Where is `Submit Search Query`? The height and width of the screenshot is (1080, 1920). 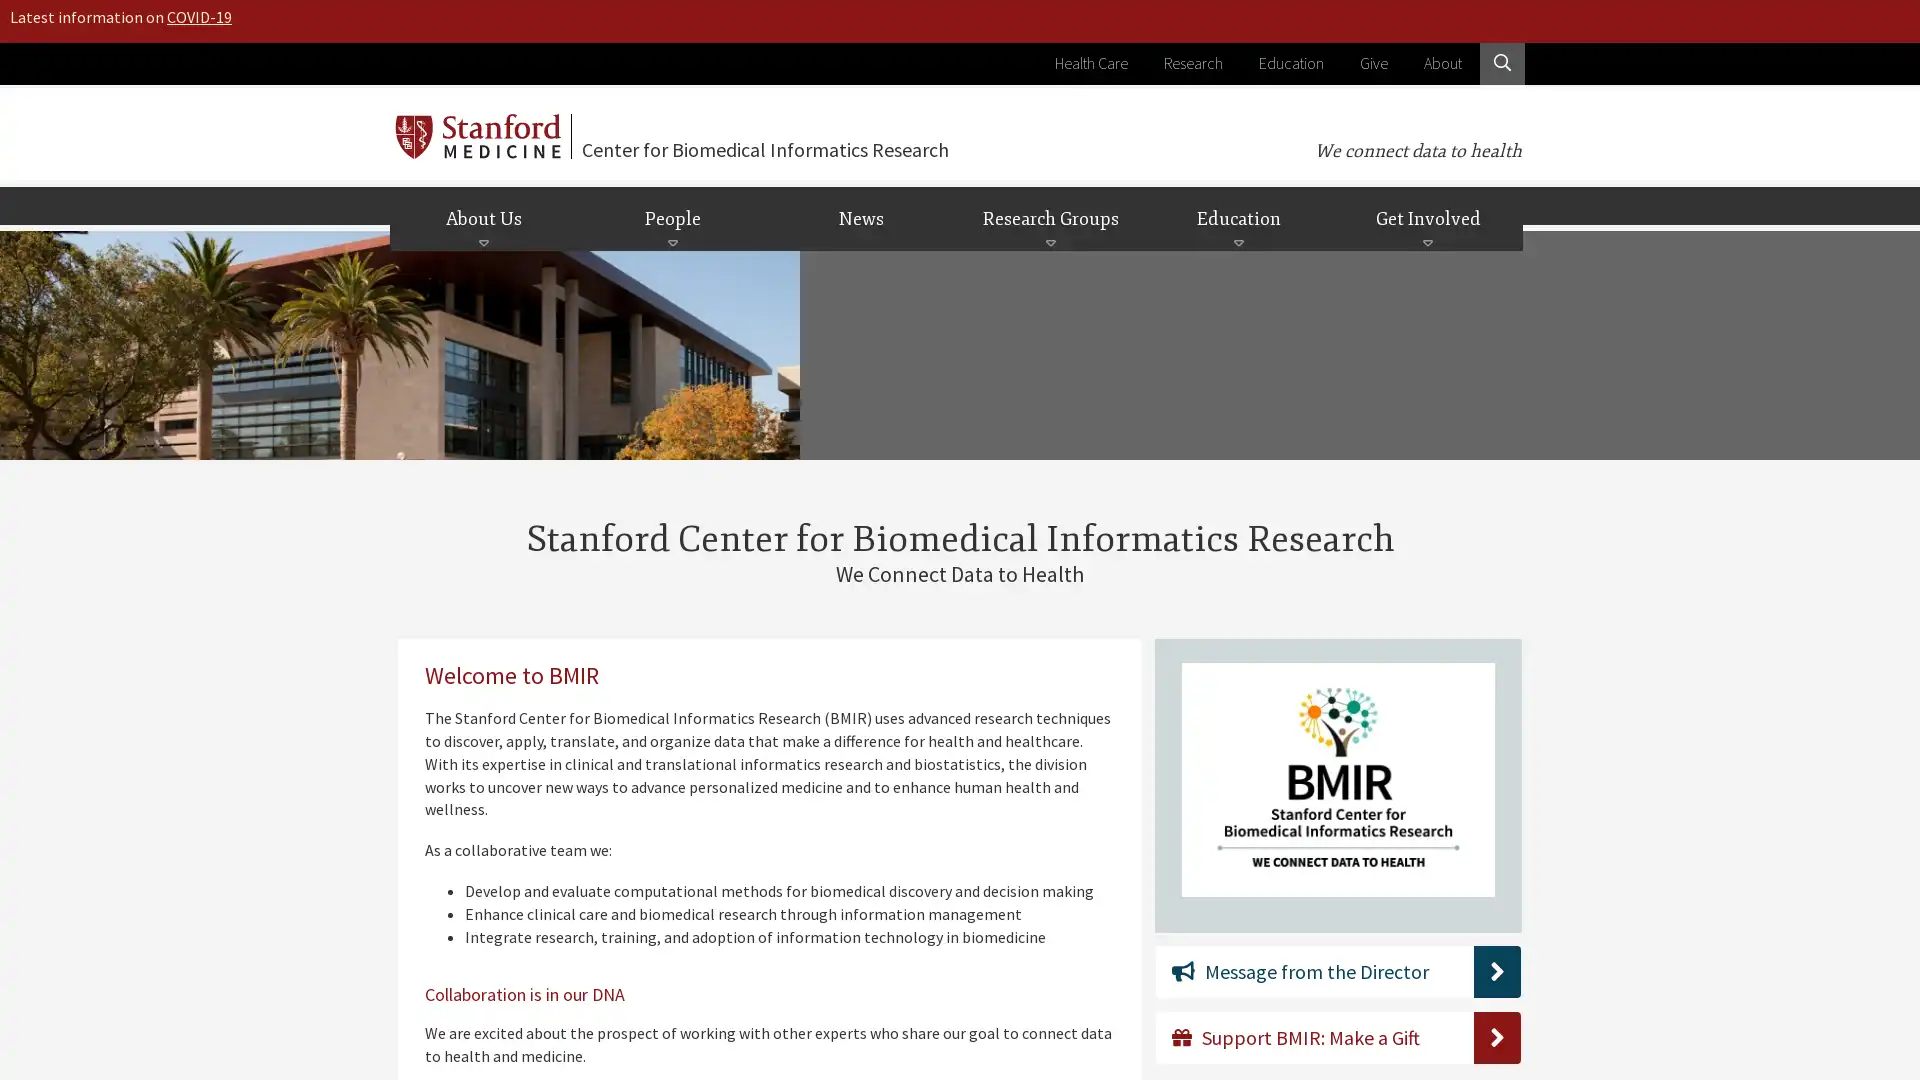
Submit Search Query is located at coordinates (1478, 186).